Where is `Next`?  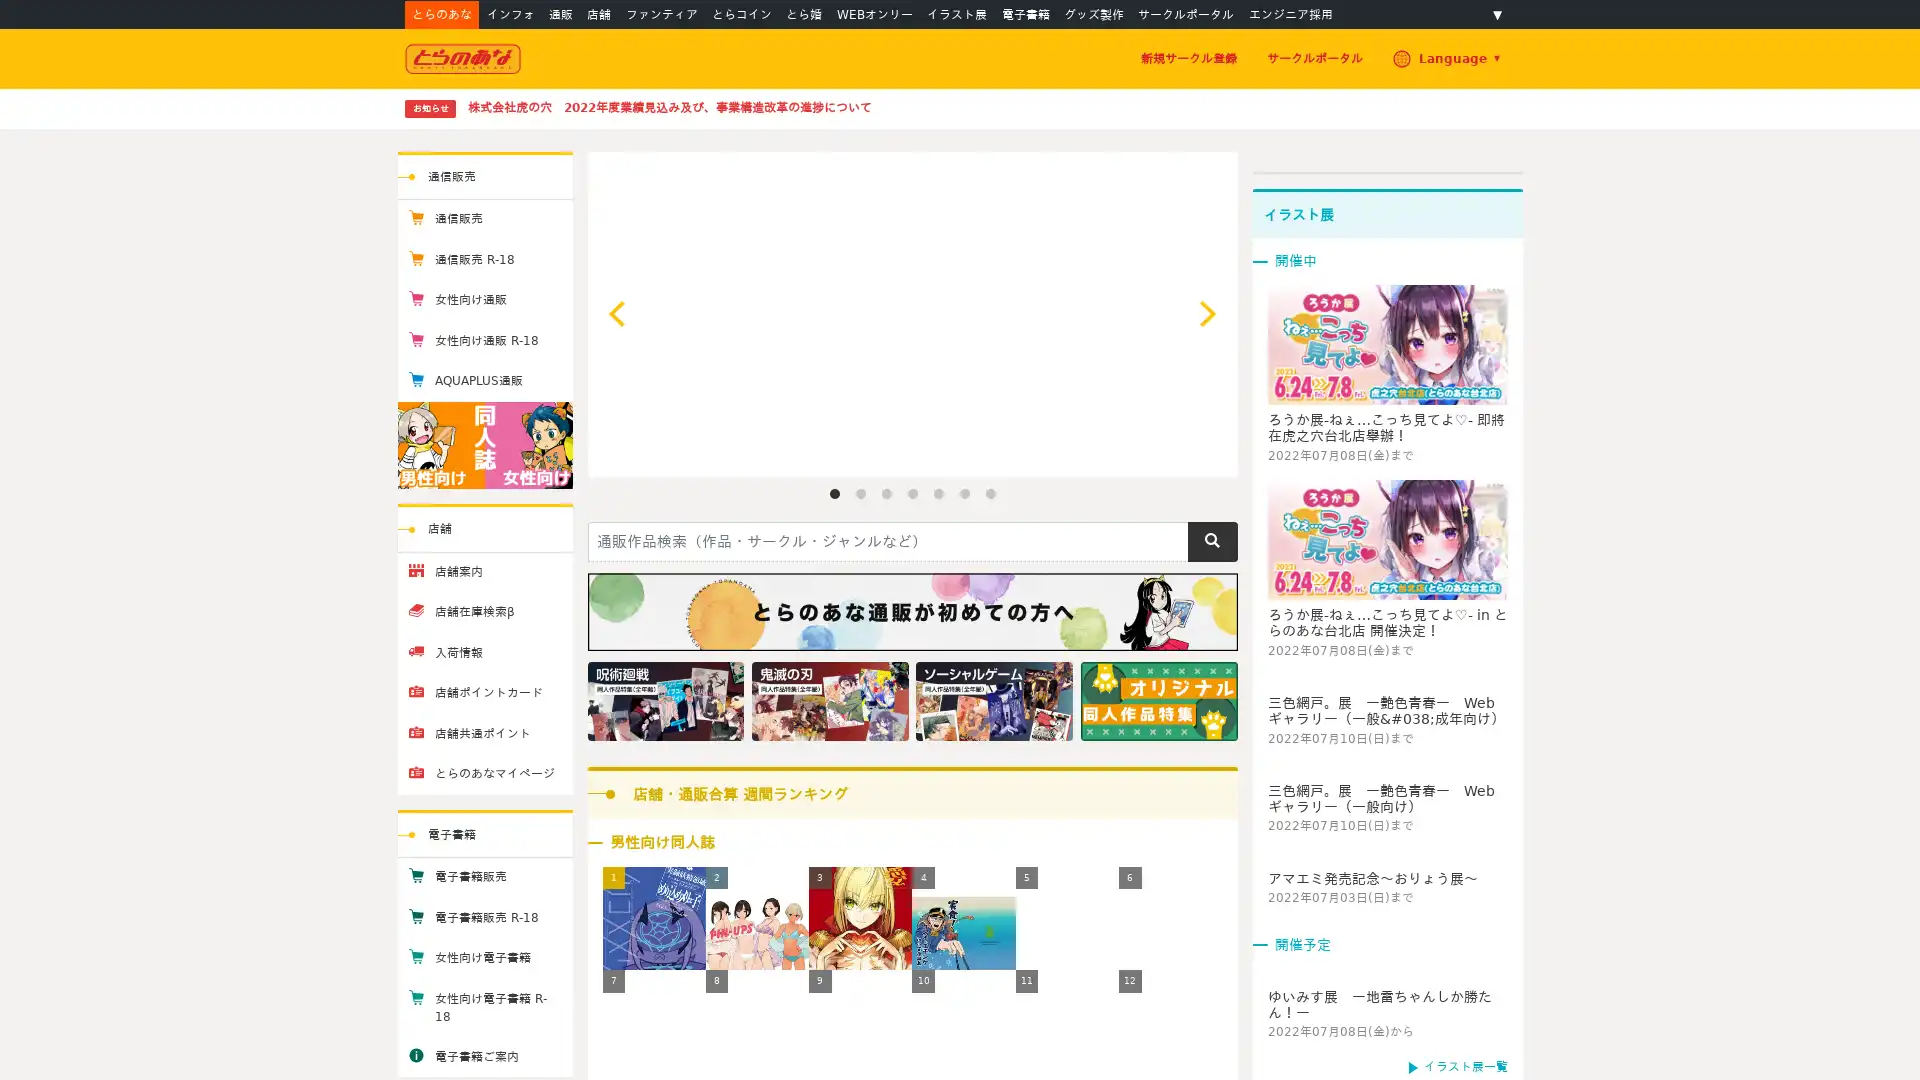 Next is located at coordinates (1203, 313).